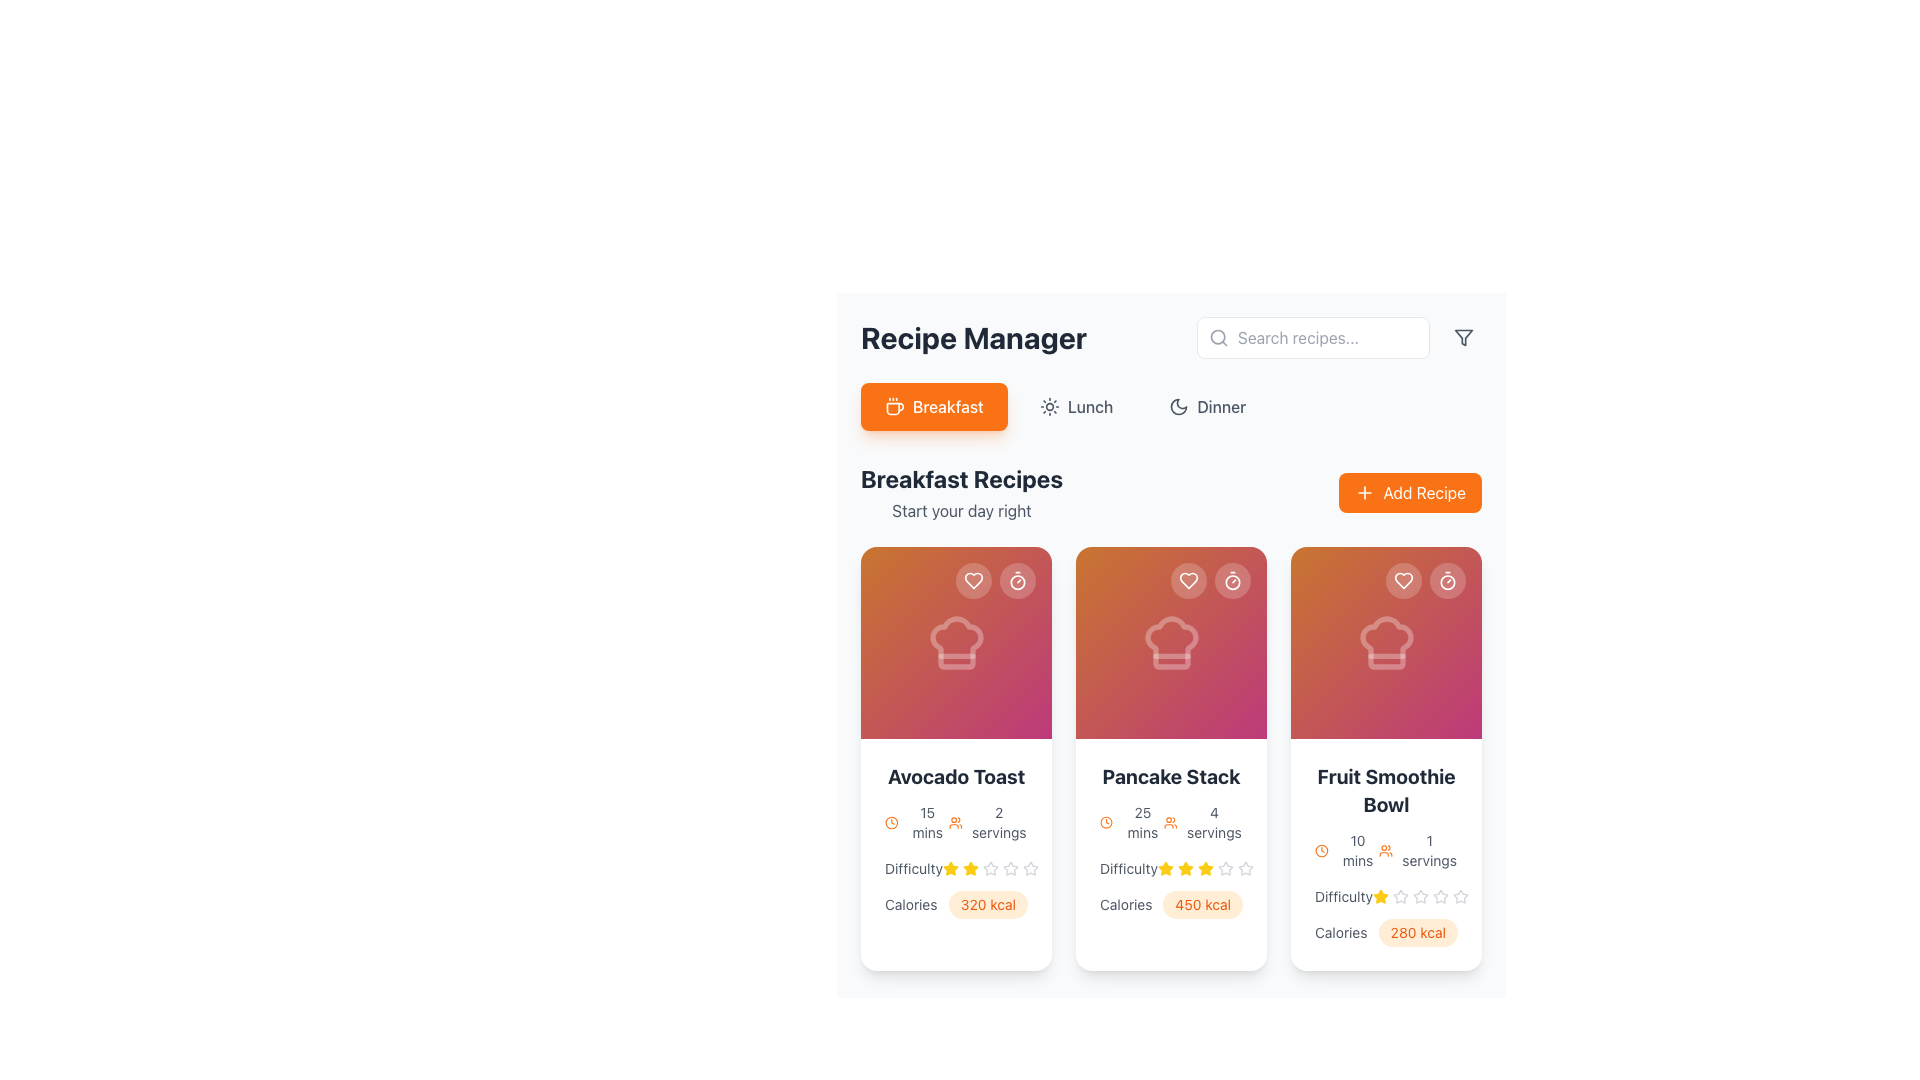 This screenshot has width=1920, height=1080. What do you see at coordinates (1171, 867) in the screenshot?
I see `the second yellow star icon in the rating system located under the 'Difficulty' label on the 'Pancake Stack' recipe card` at bounding box center [1171, 867].